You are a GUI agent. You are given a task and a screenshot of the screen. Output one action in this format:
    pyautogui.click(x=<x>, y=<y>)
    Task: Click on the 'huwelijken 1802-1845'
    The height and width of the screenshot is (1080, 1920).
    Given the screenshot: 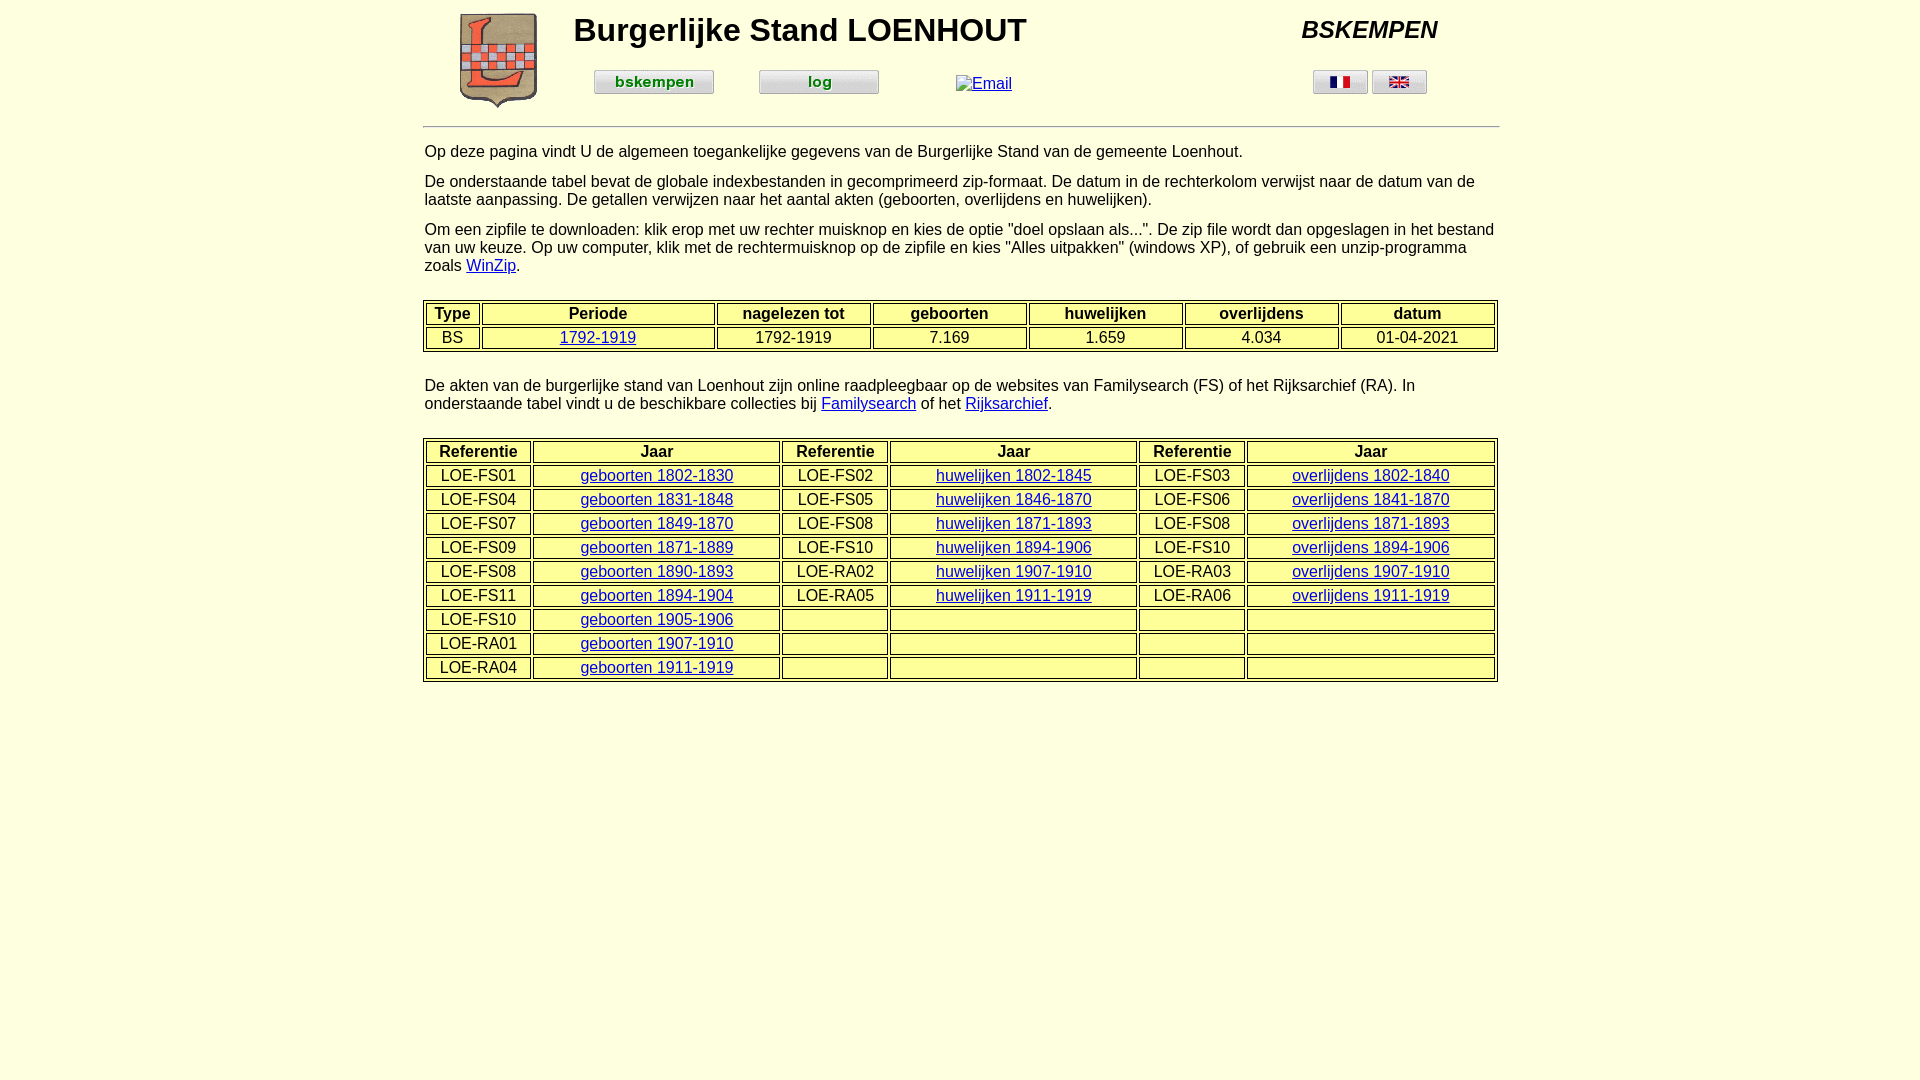 What is the action you would take?
    pyautogui.click(x=1013, y=475)
    